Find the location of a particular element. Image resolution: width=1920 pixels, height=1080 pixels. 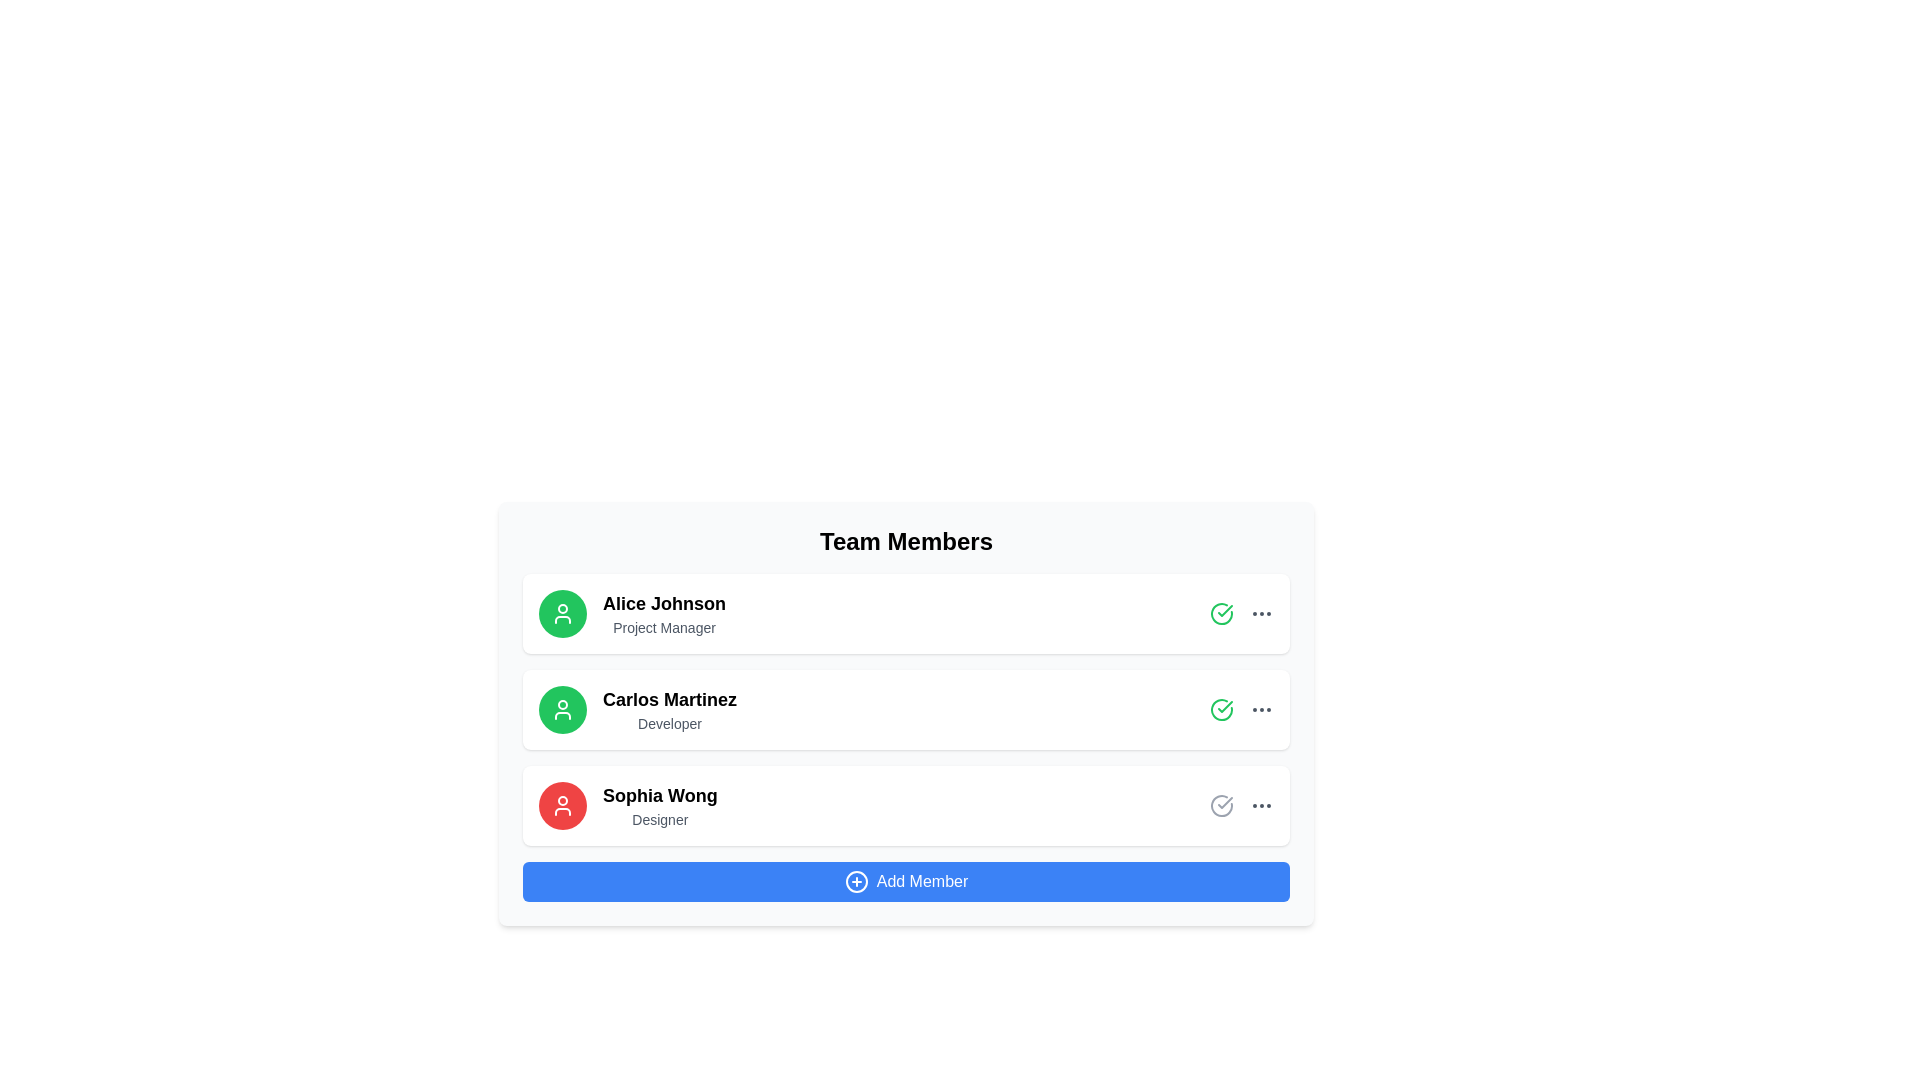

text indicating the professional role of Alice Johnson, located in the topmost entry of the 'Team Members' list, directly beneath her name and aligned with the avatar and checkmark icon is located at coordinates (664, 627).